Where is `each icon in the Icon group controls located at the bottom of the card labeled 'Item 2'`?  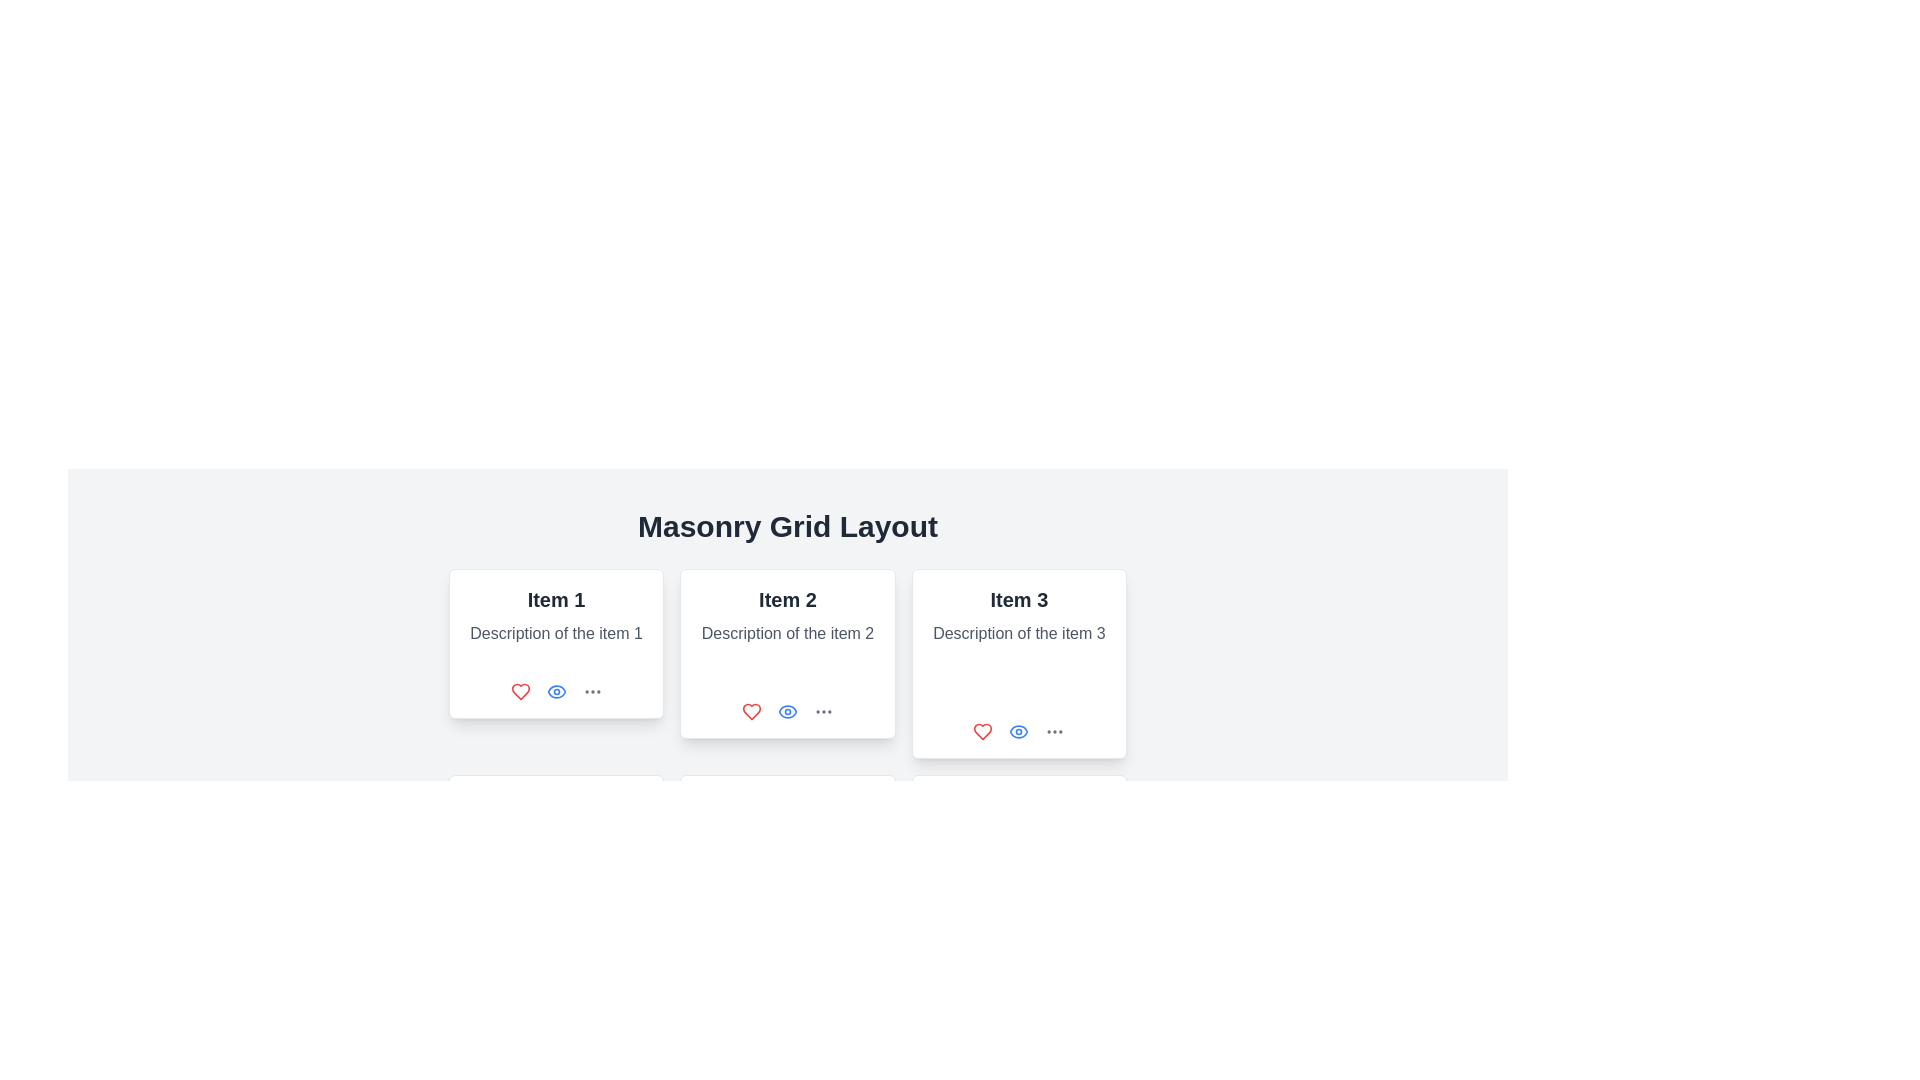
each icon in the Icon group controls located at the bottom of the card labeled 'Item 2' is located at coordinates (786, 711).